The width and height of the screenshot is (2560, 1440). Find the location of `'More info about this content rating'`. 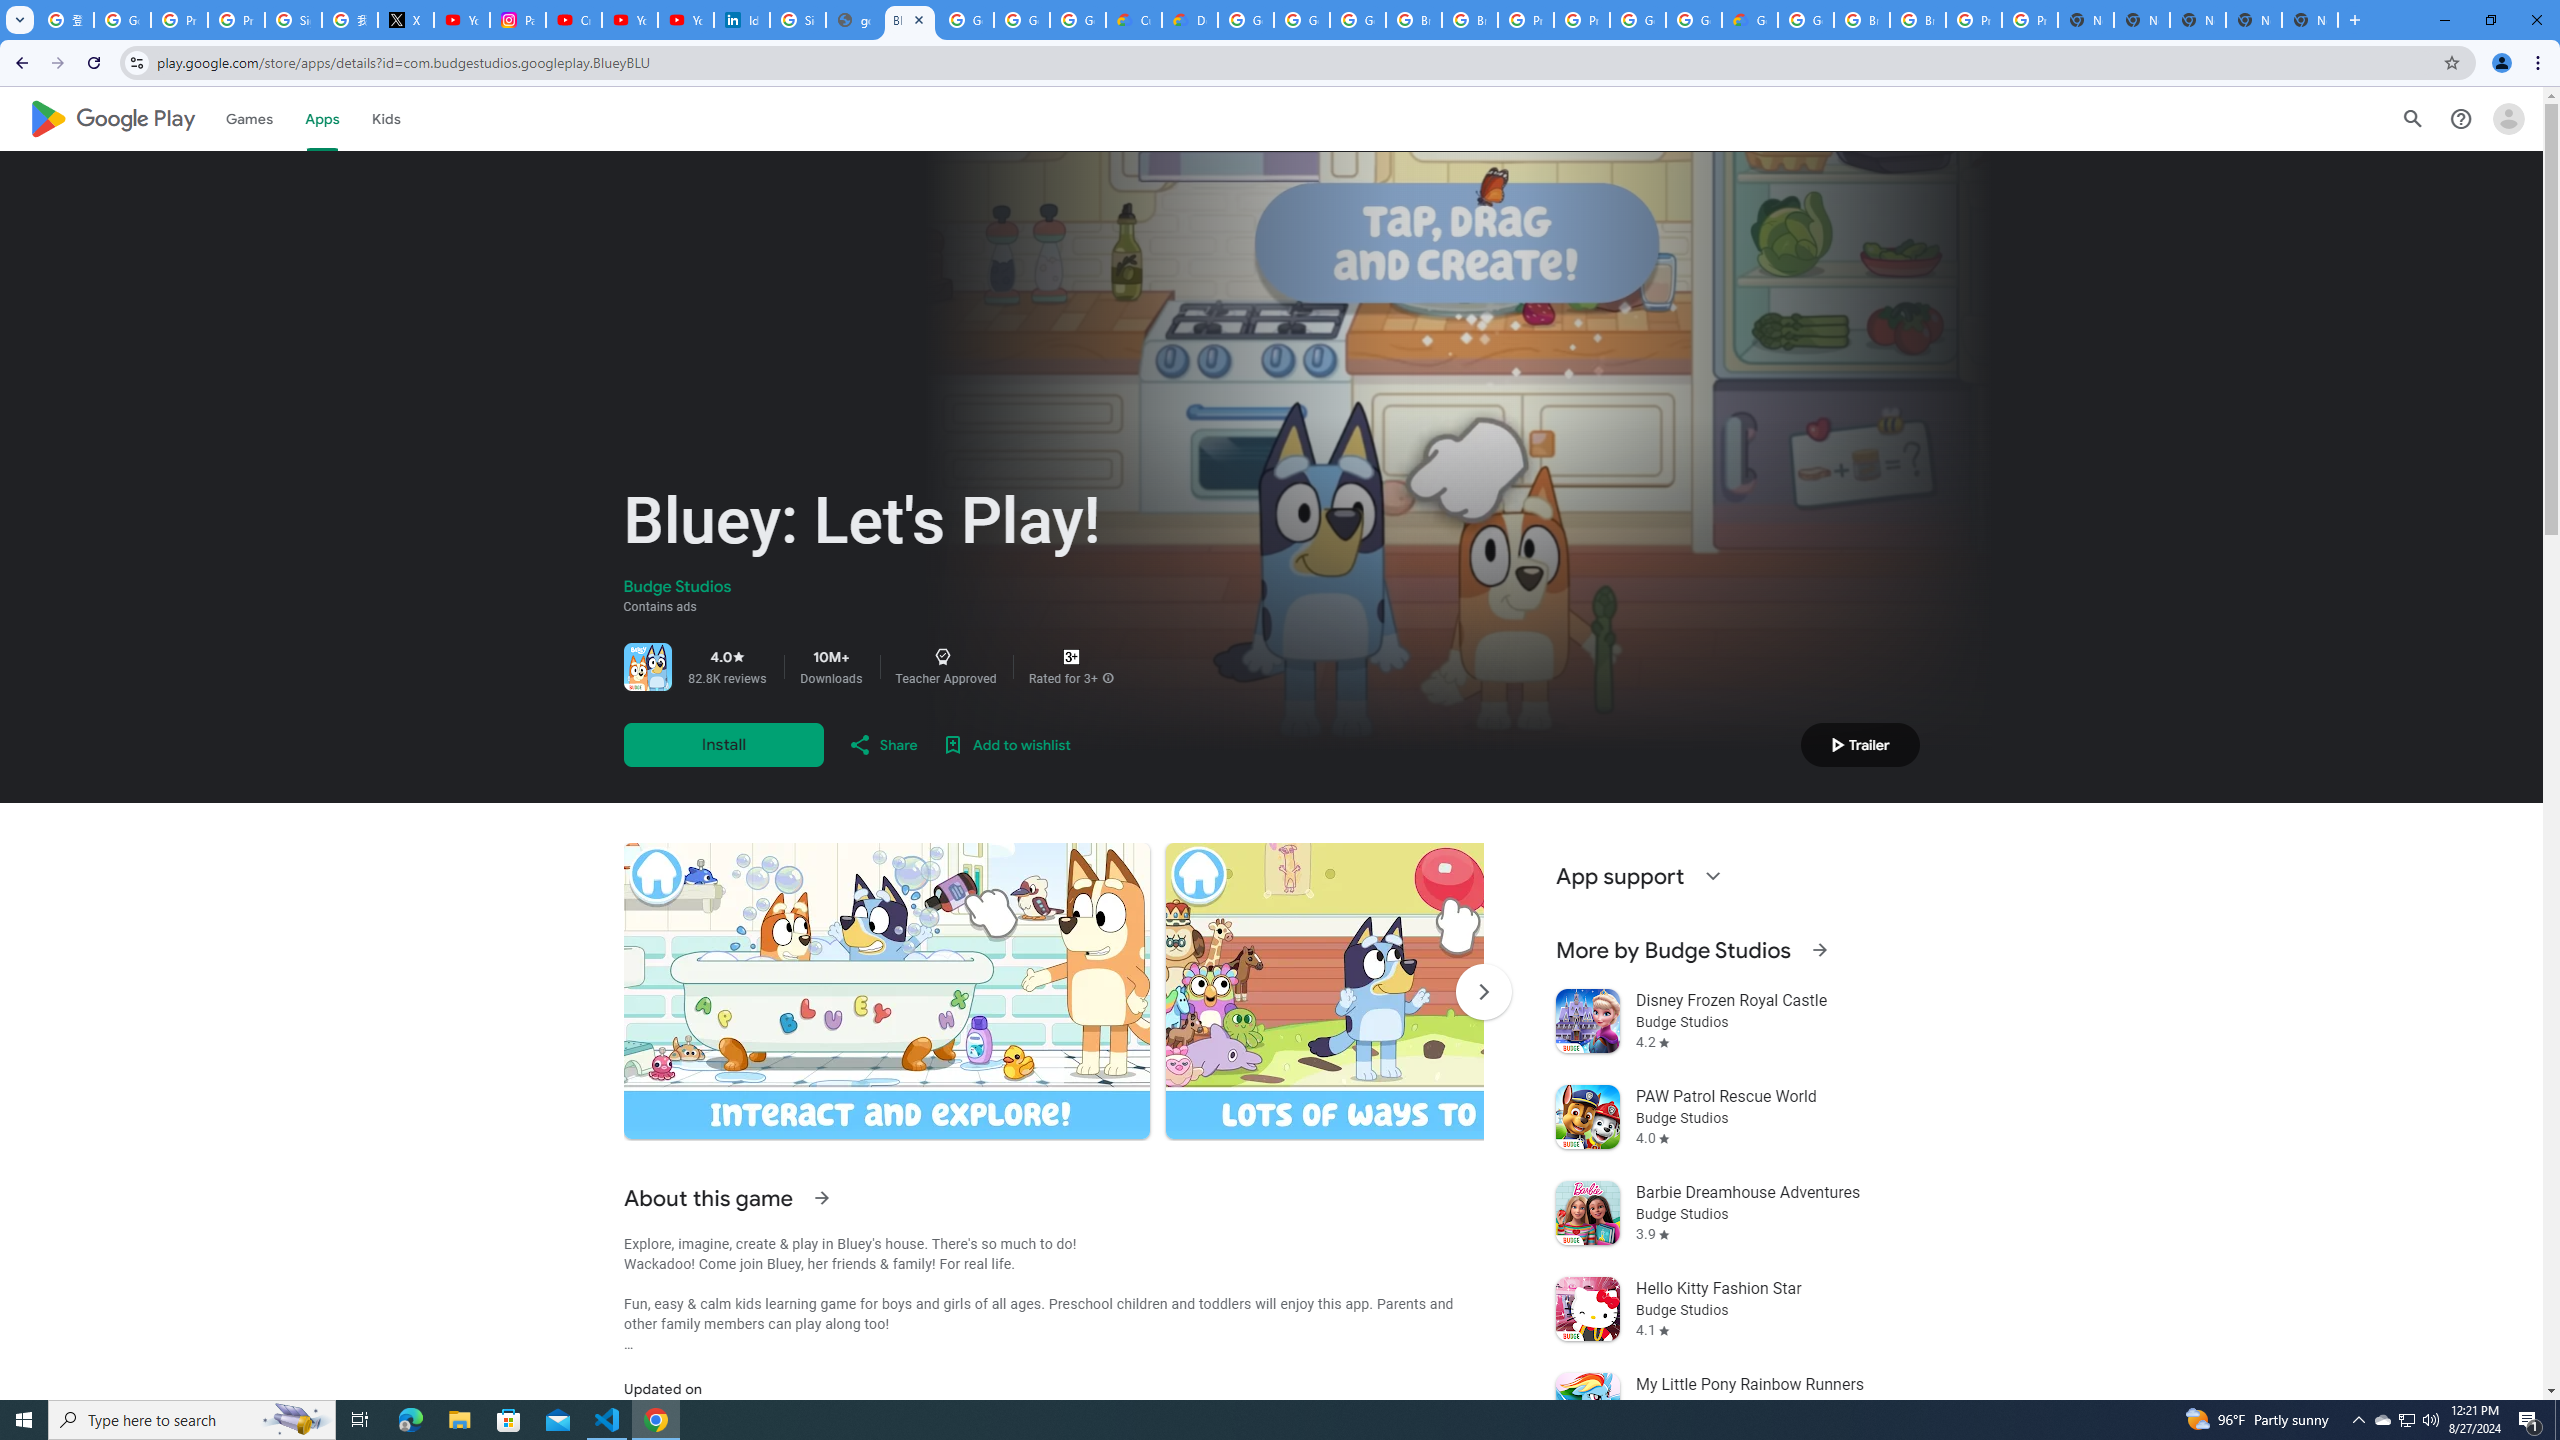

'More info about this content rating' is located at coordinates (1108, 677).